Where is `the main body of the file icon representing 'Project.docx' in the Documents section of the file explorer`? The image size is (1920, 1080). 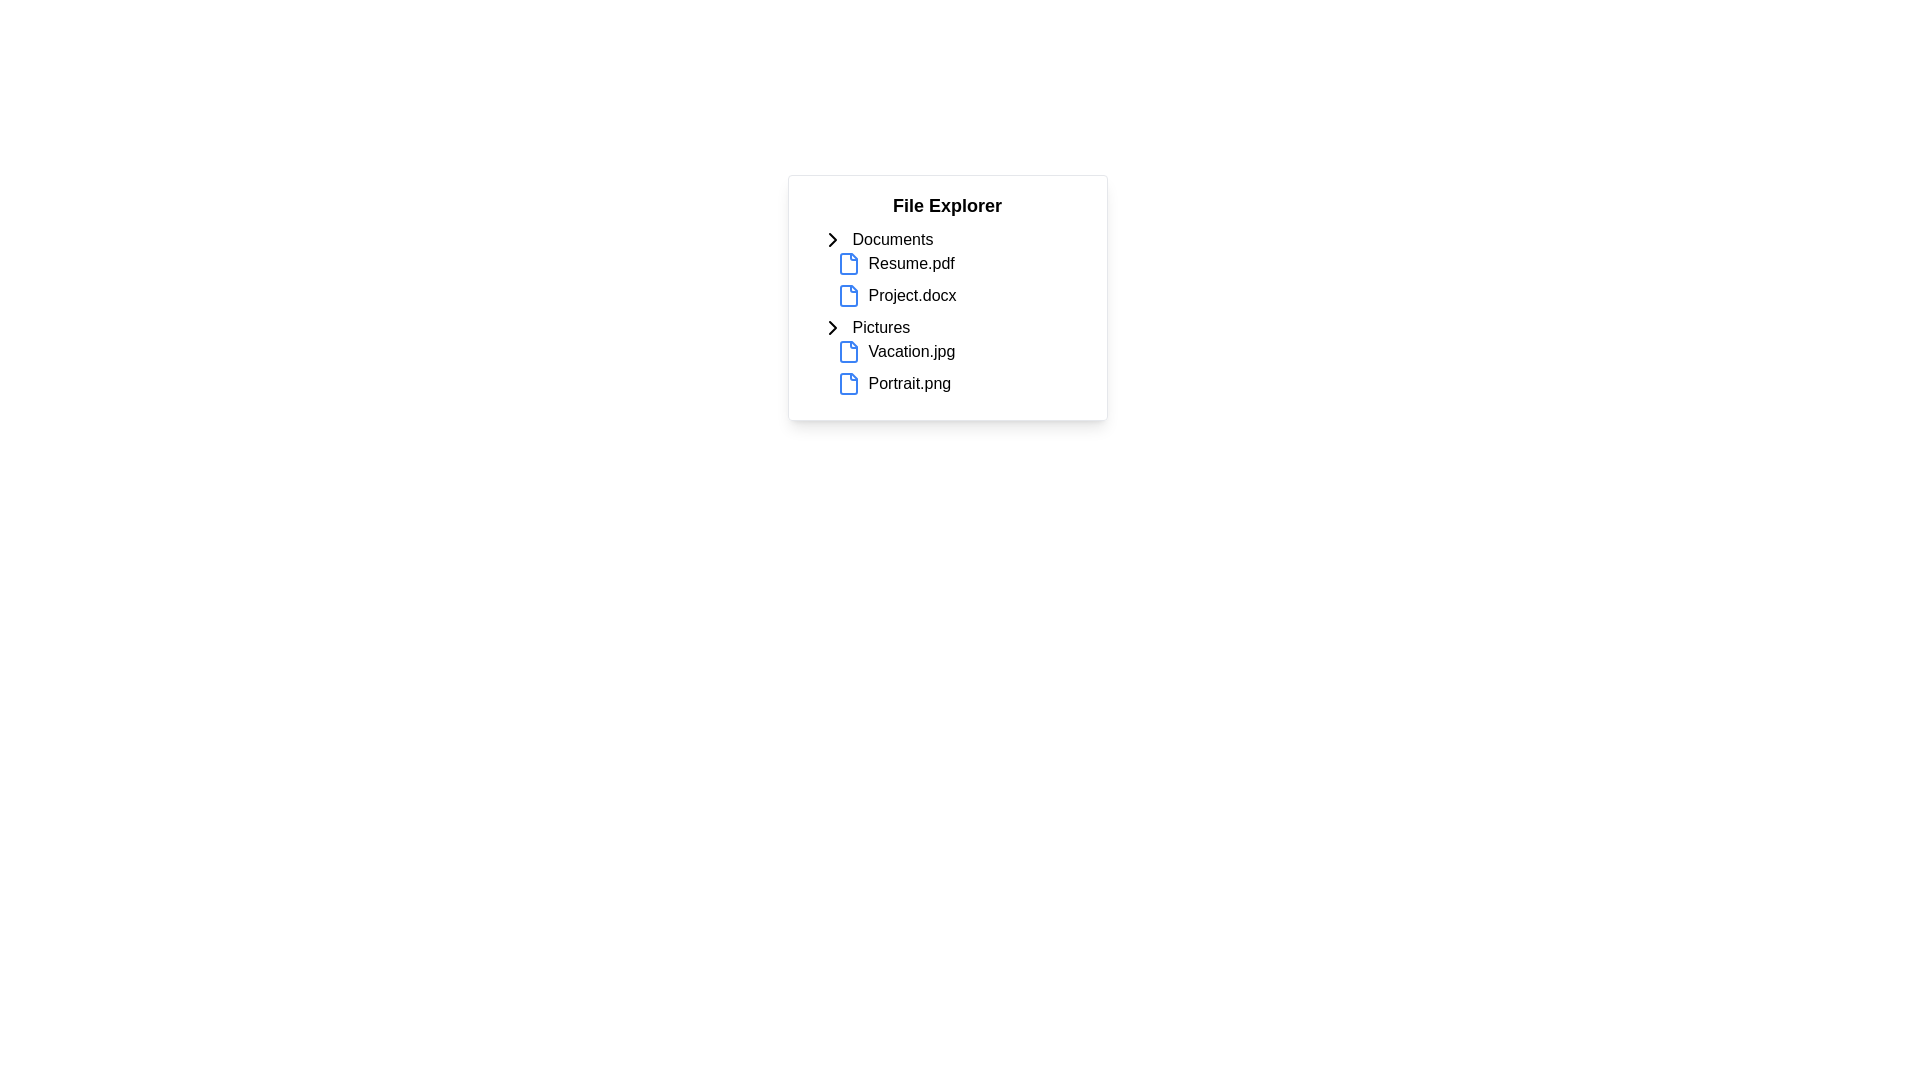 the main body of the file icon representing 'Project.docx' in the Documents section of the file explorer is located at coordinates (848, 296).